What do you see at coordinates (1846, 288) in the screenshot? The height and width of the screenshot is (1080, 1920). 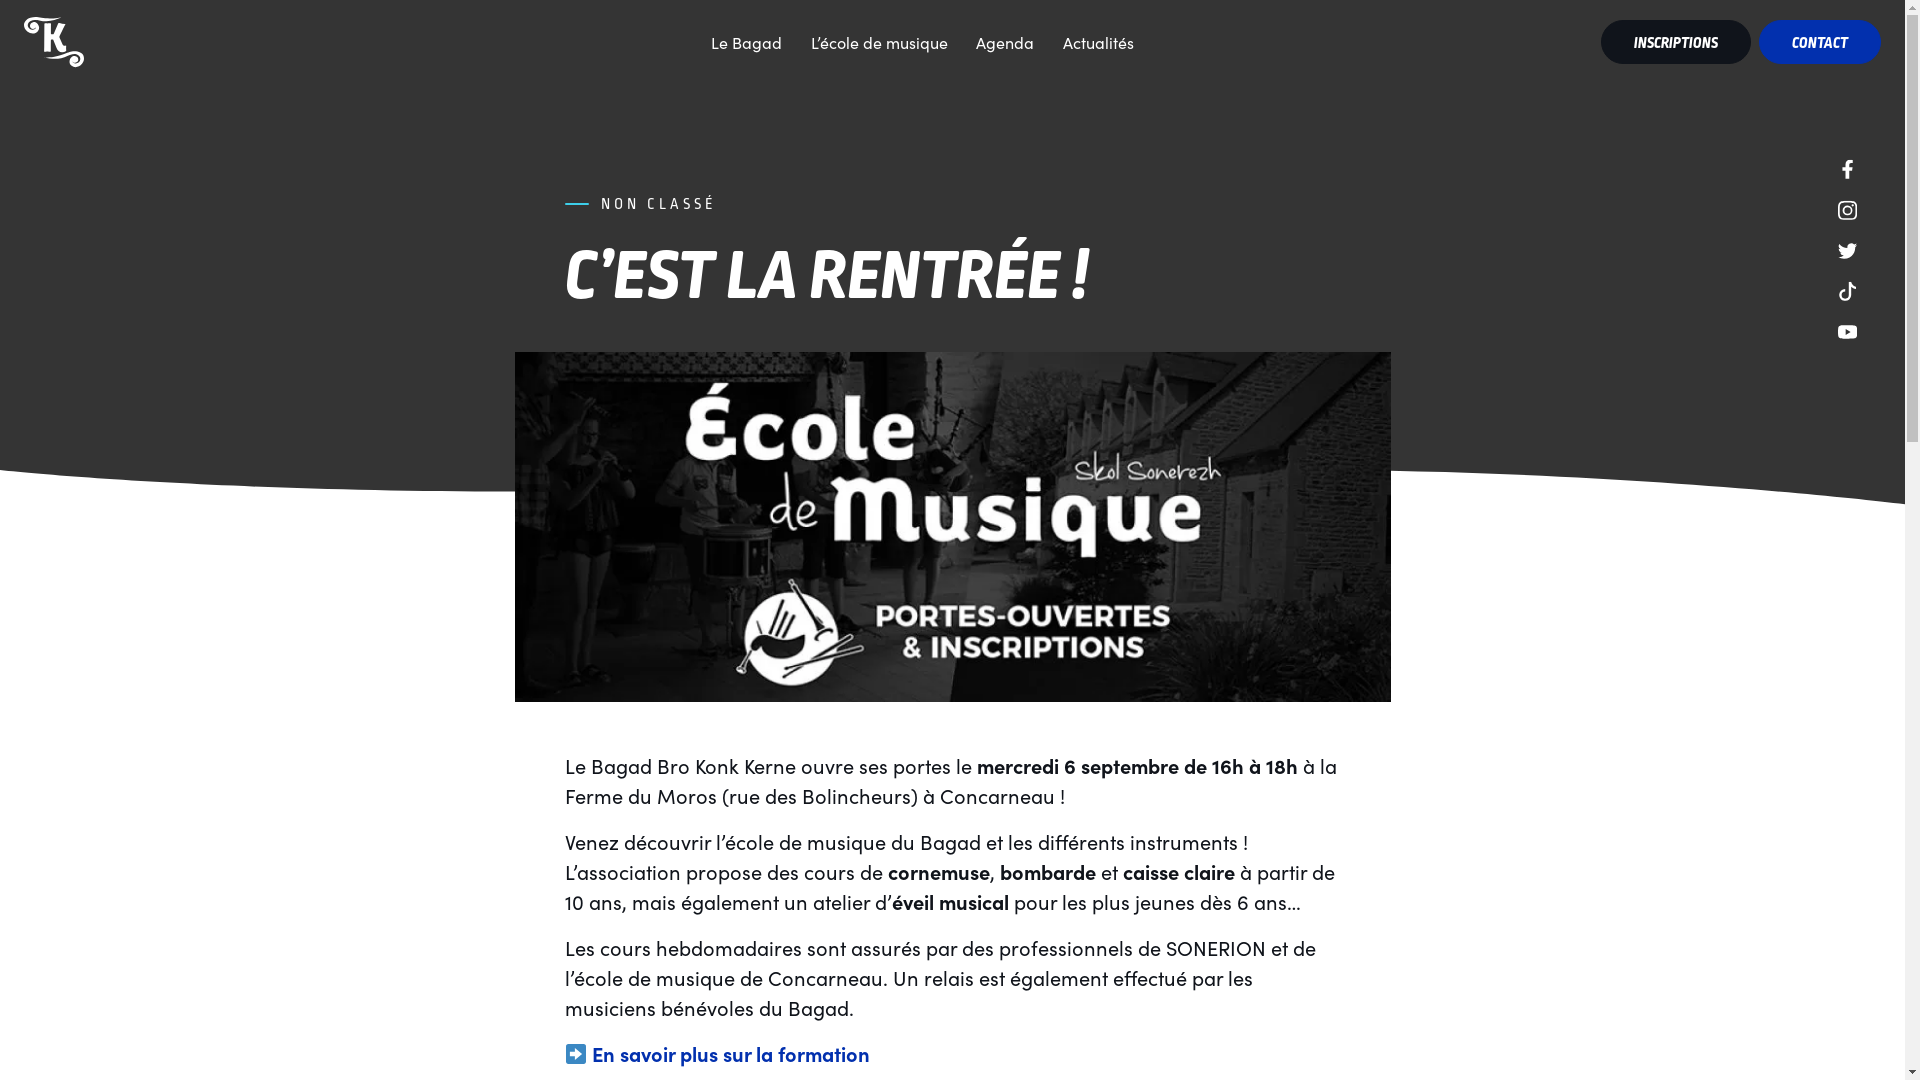 I see `'TikTok'` at bounding box center [1846, 288].